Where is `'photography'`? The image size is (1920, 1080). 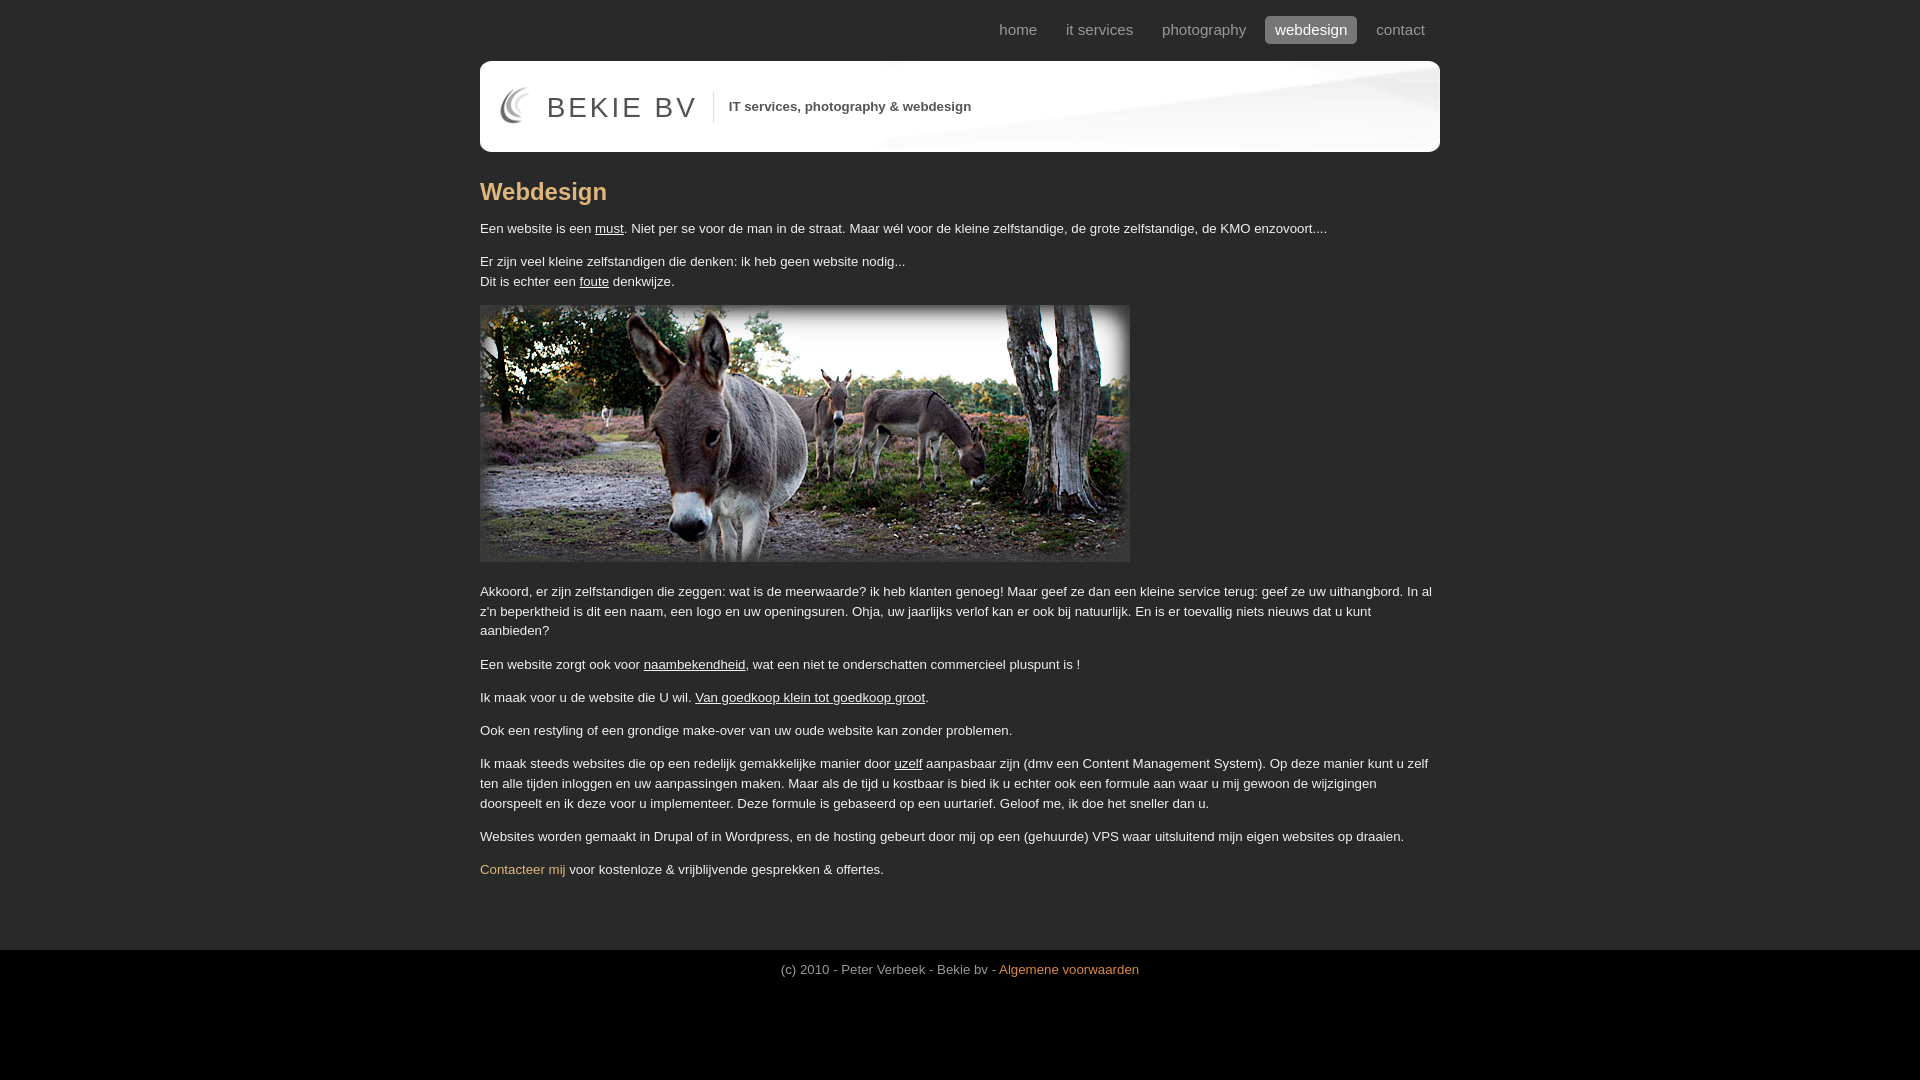 'photography' is located at coordinates (1205, 29).